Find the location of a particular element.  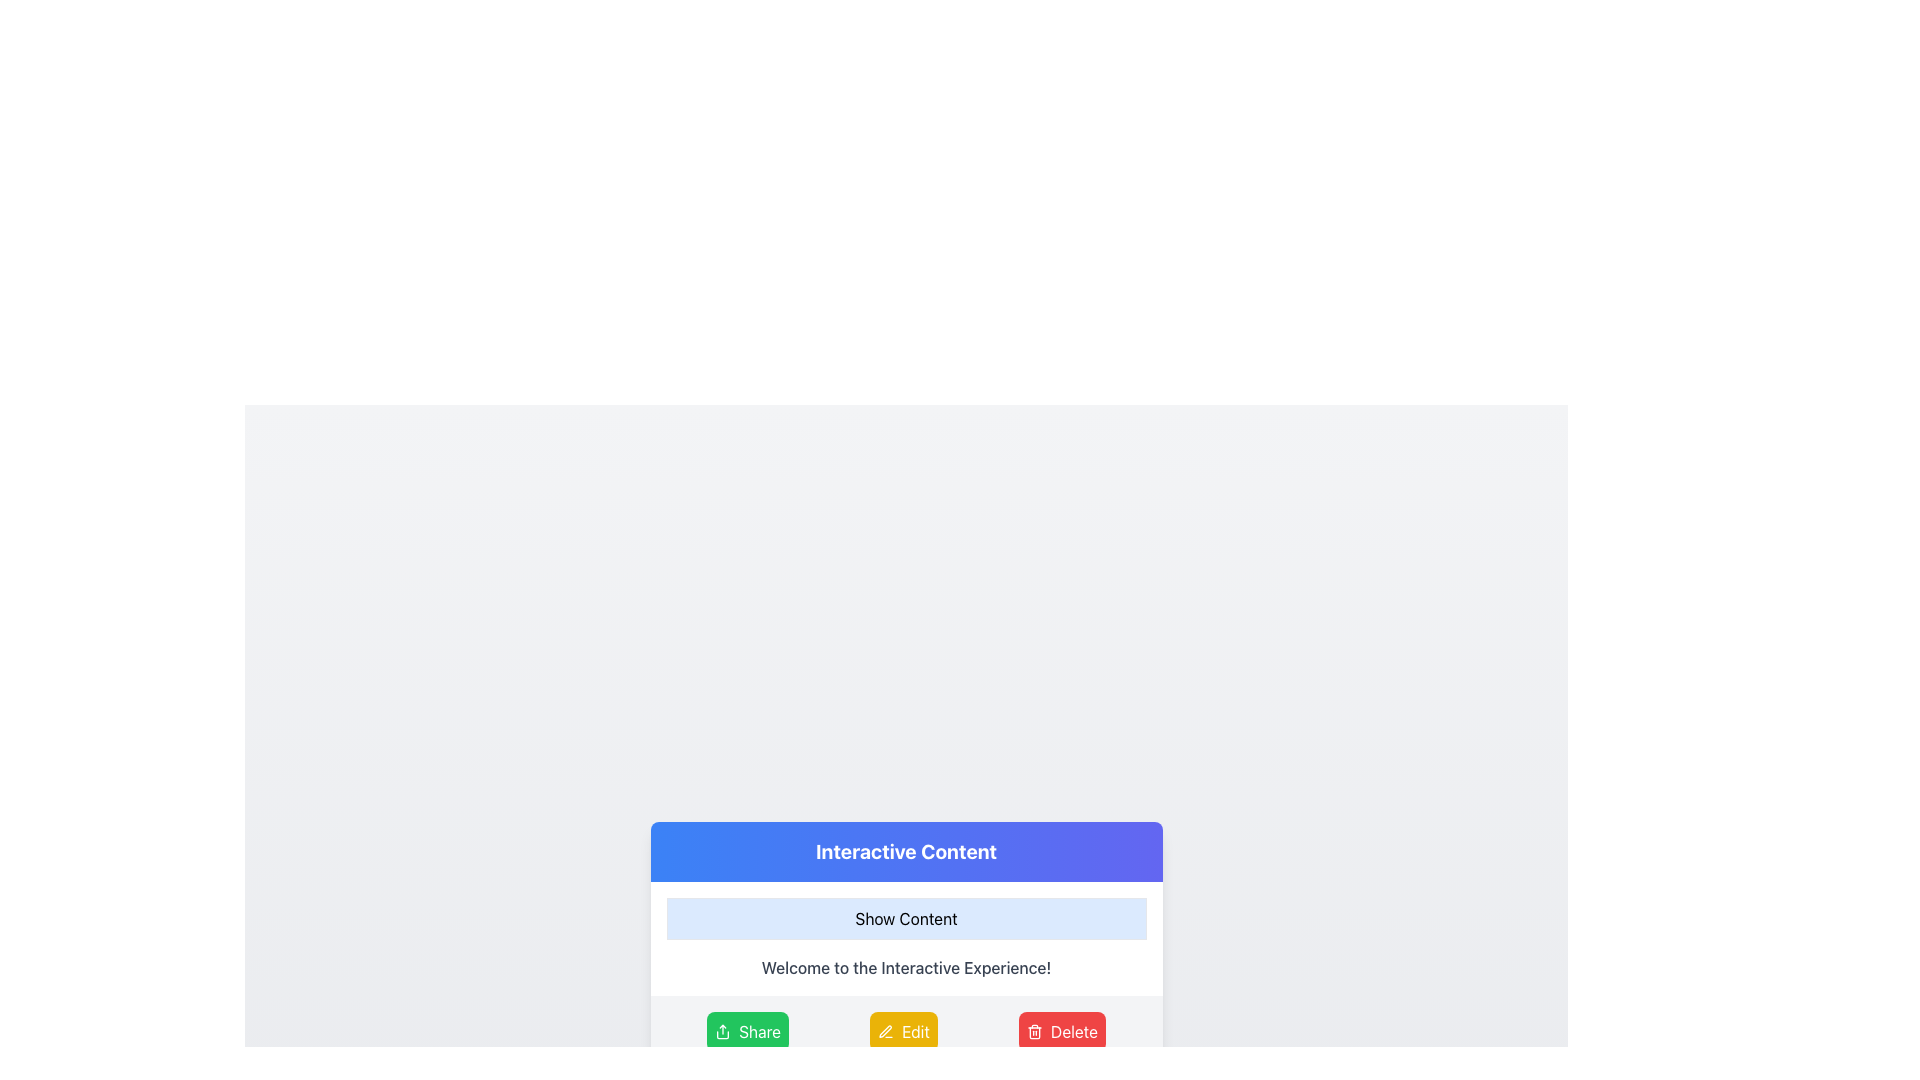

the 'Delete' button, which is the third button on the bottom row with white text on a red background is located at coordinates (1073, 1032).